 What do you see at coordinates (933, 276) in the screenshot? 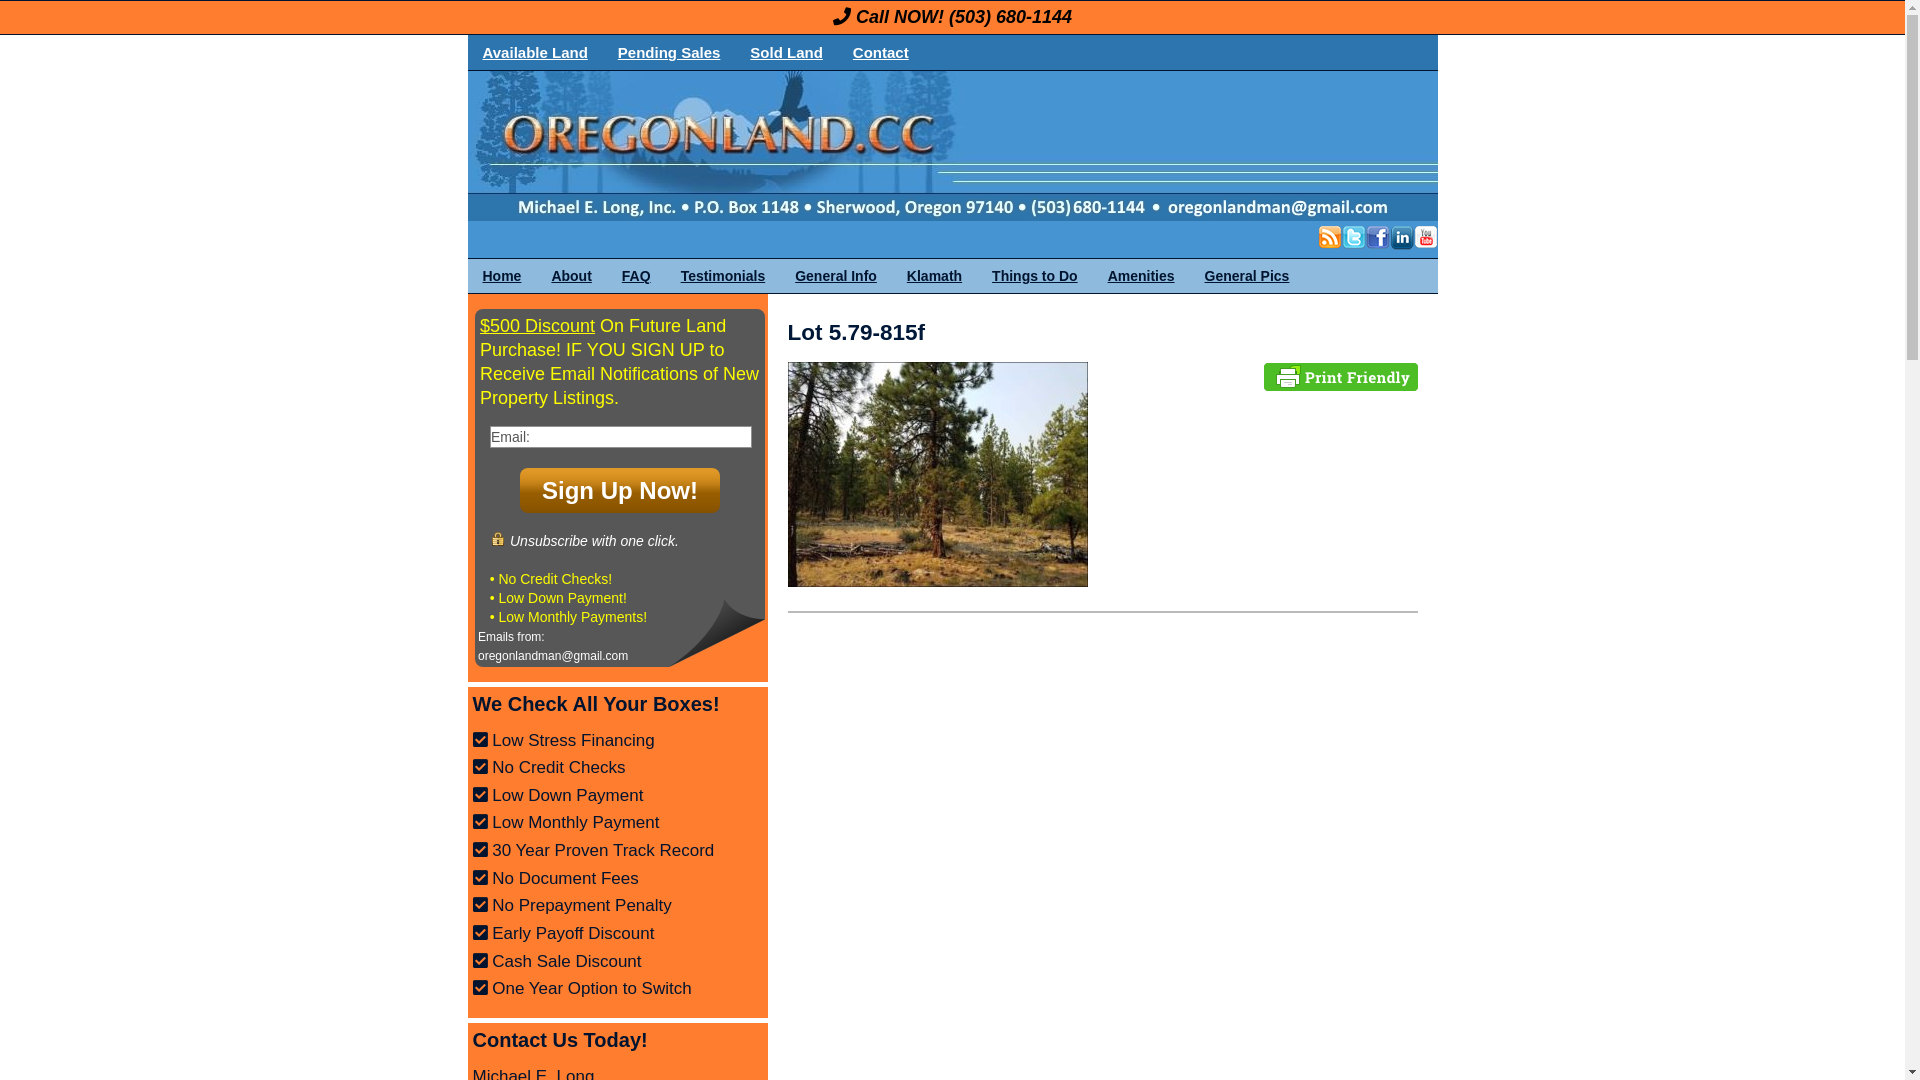
I see `'Klamath'` at bounding box center [933, 276].